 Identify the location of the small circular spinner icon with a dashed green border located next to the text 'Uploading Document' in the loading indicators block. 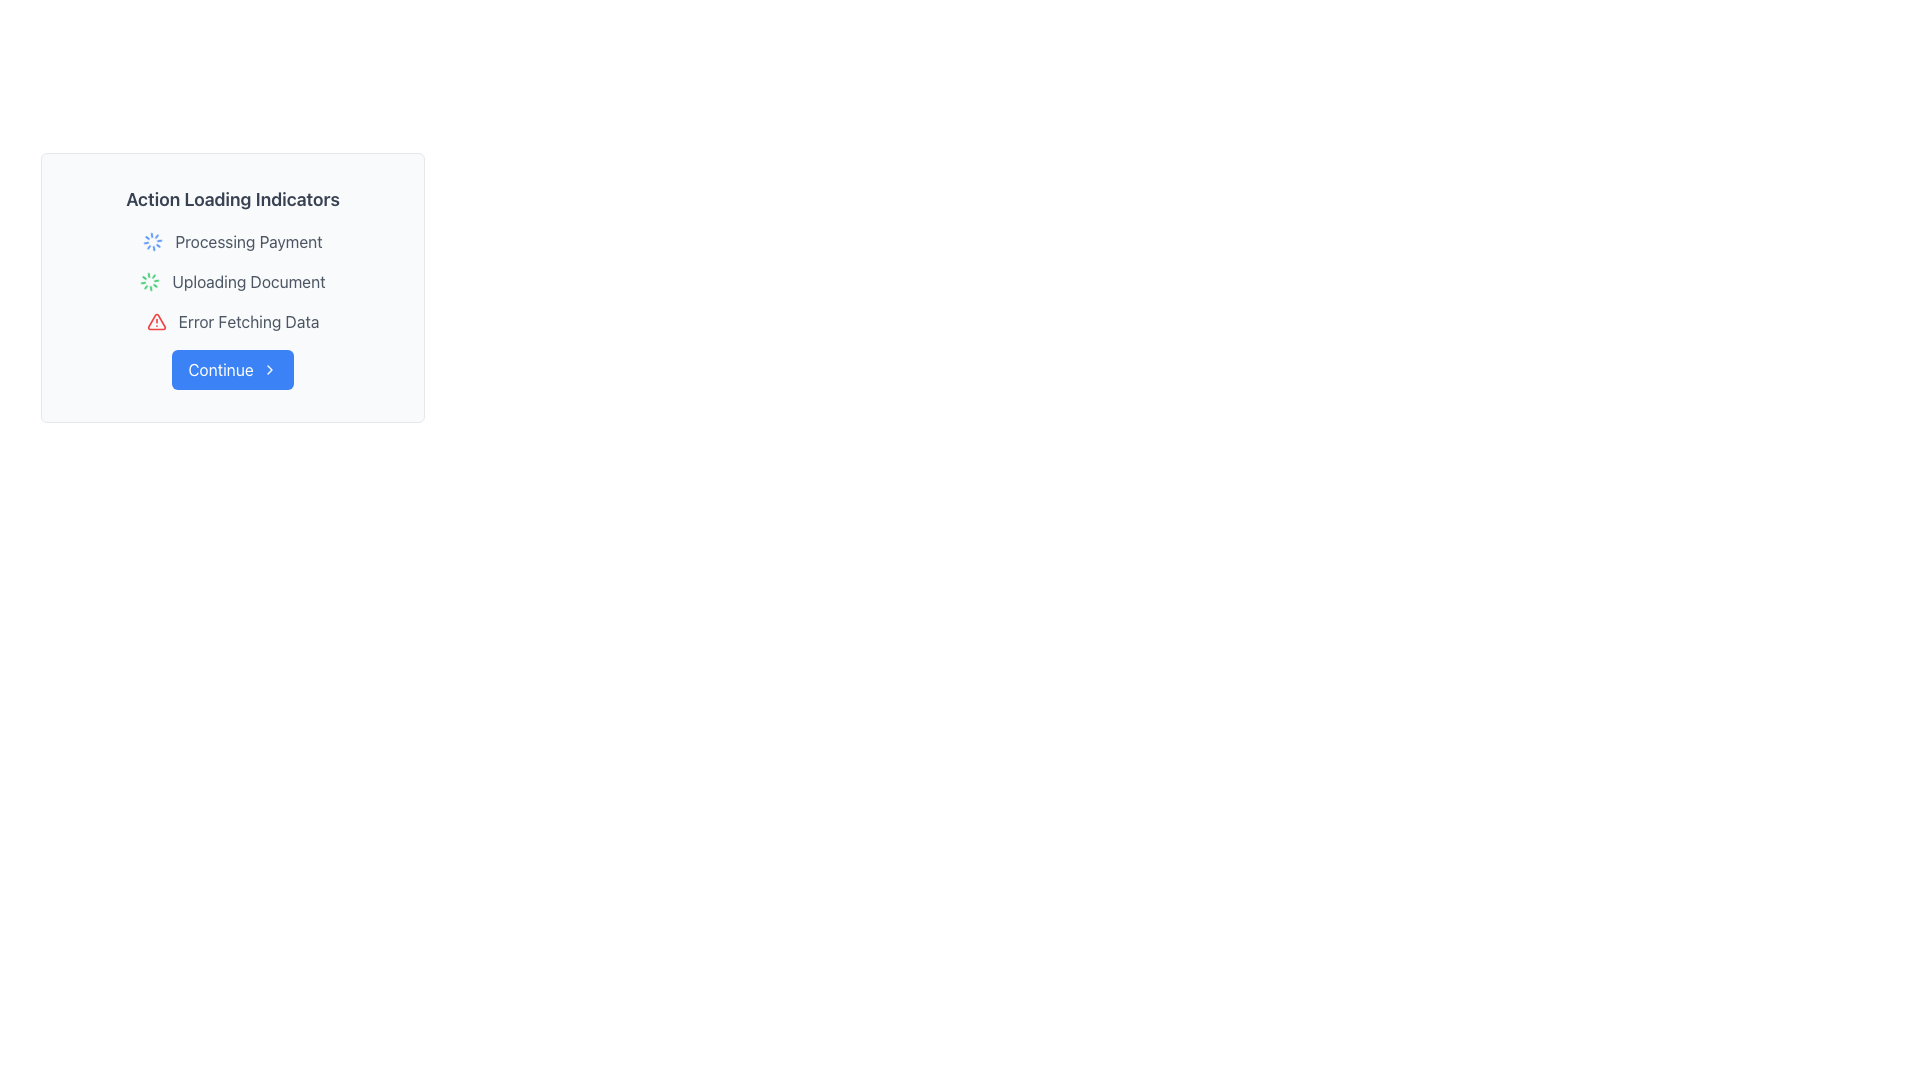
(149, 281).